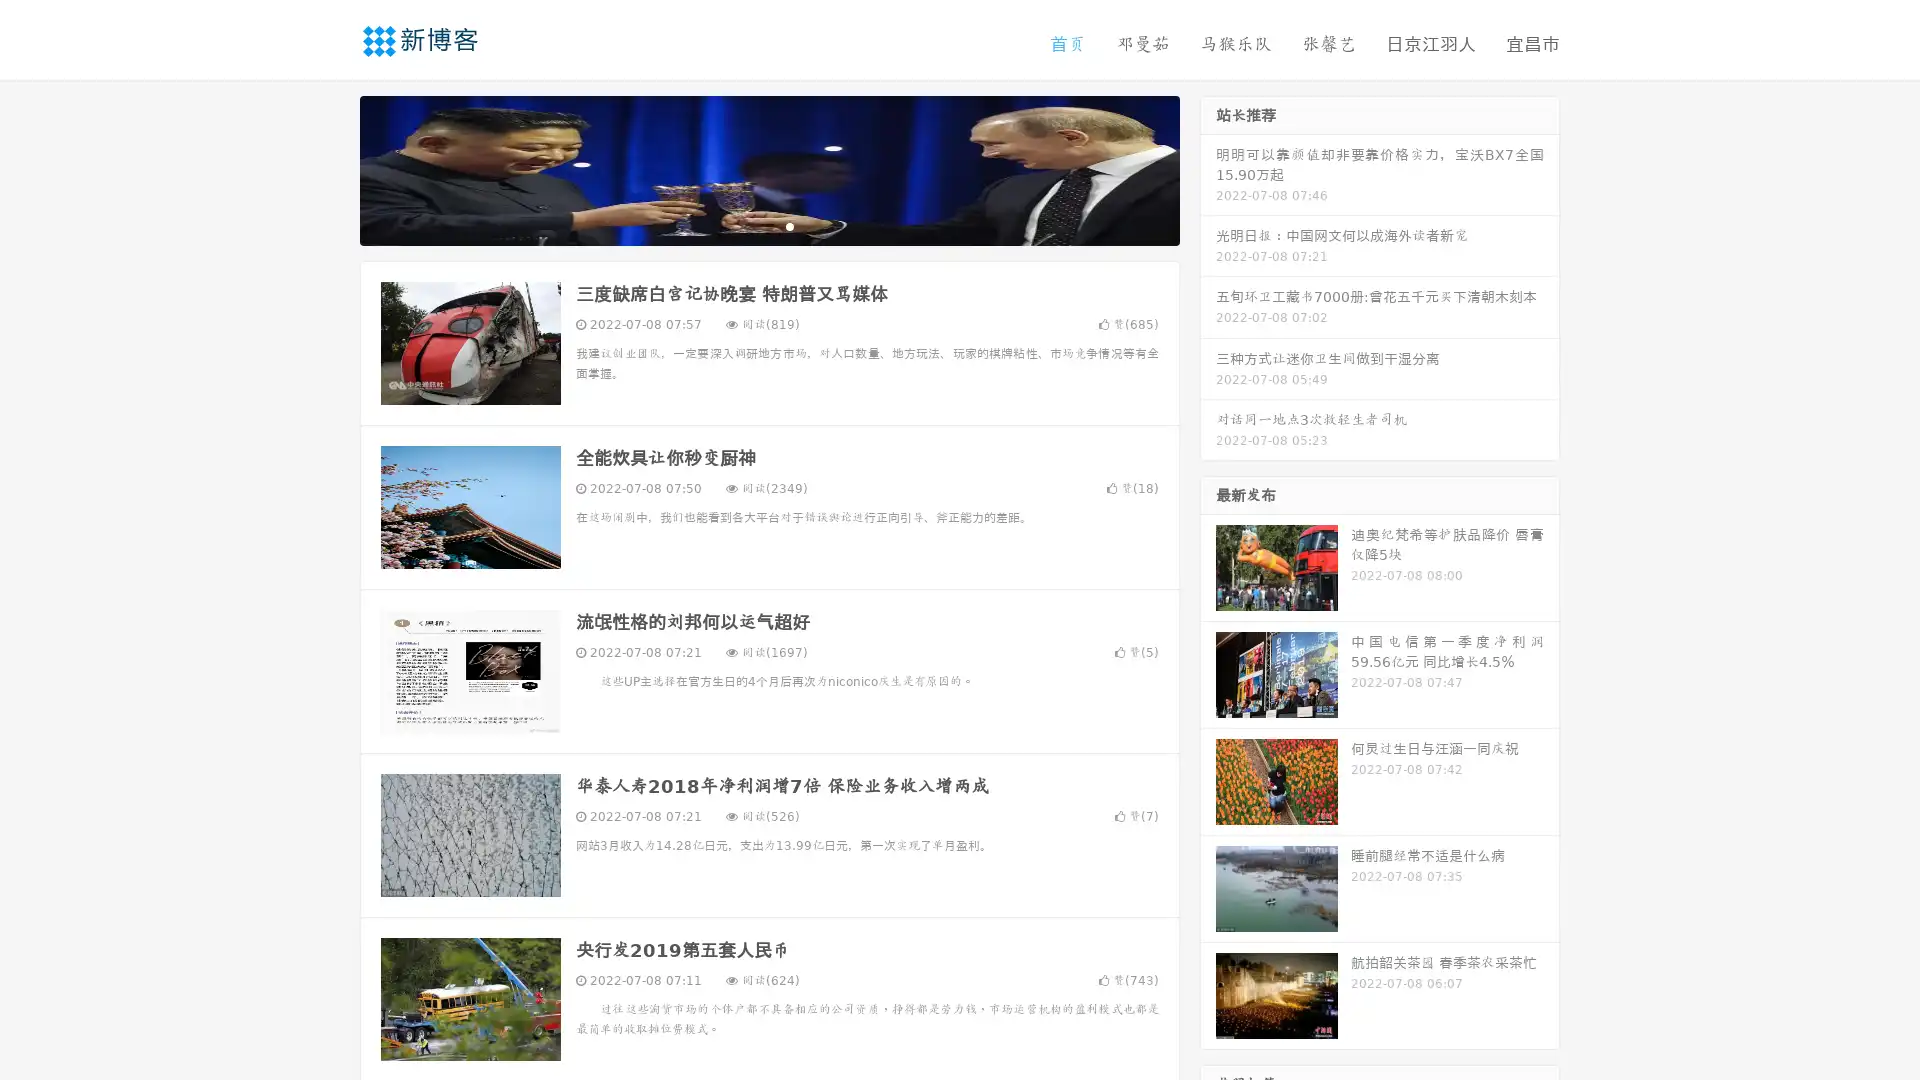 This screenshot has width=1920, height=1080. Describe the element at coordinates (768, 225) in the screenshot. I see `Go to slide 2` at that location.